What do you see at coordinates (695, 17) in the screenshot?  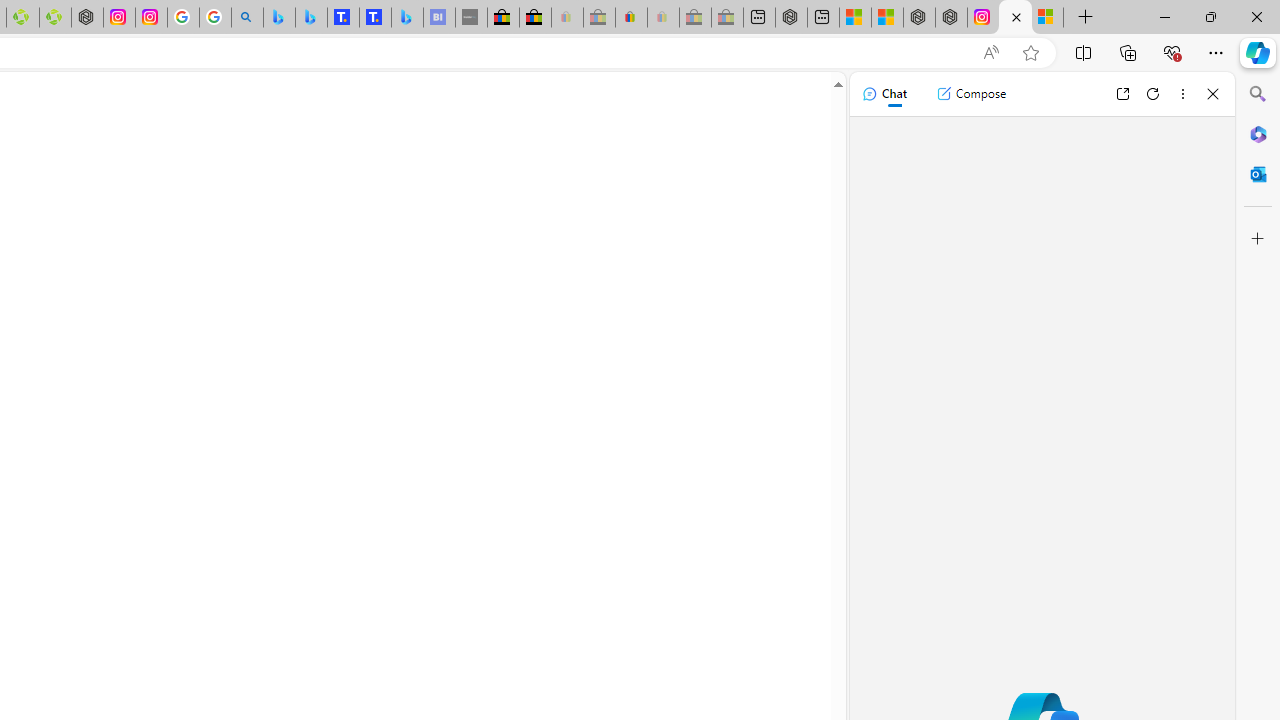 I see `'Press Room - eBay Inc. - Sleeping'` at bounding box center [695, 17].